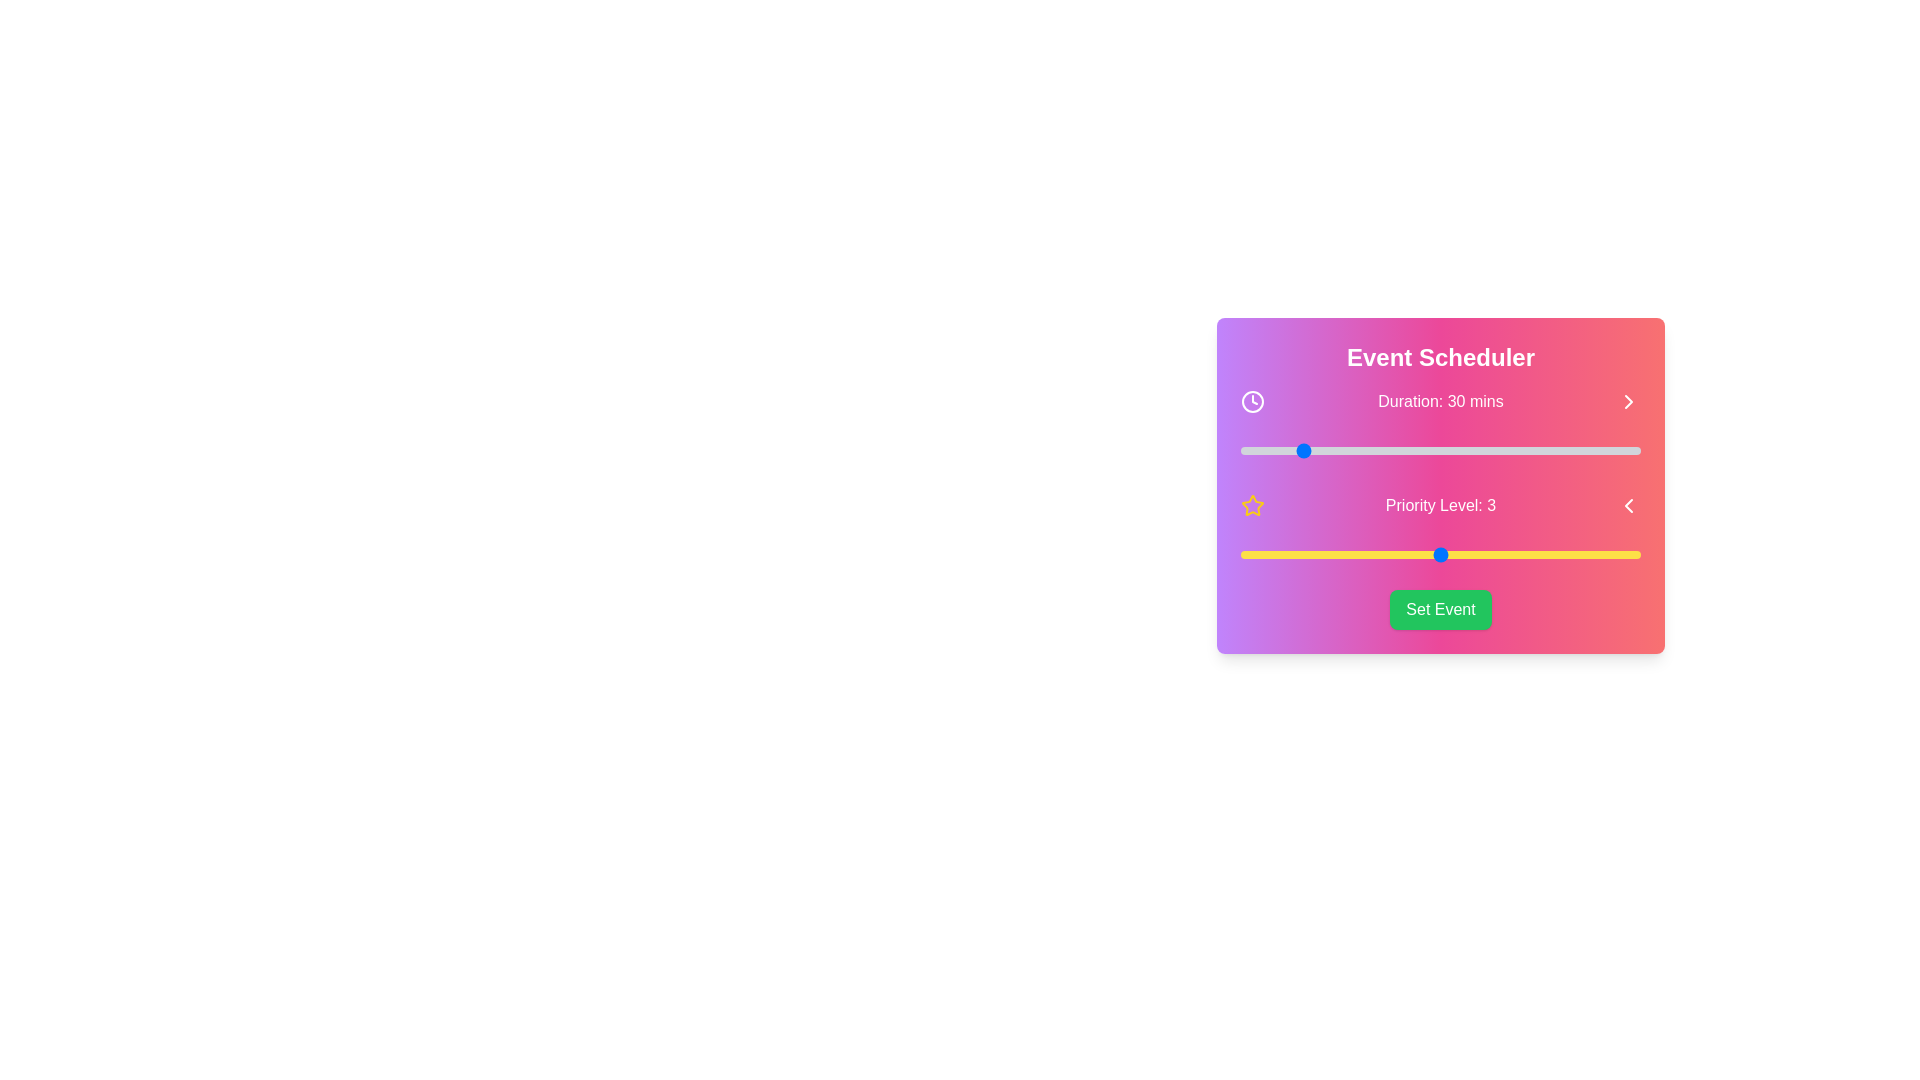  What do you see at coordinates (1243, 451) in the screenshot?
I see `the slider` at bounding box center [1243, 451].